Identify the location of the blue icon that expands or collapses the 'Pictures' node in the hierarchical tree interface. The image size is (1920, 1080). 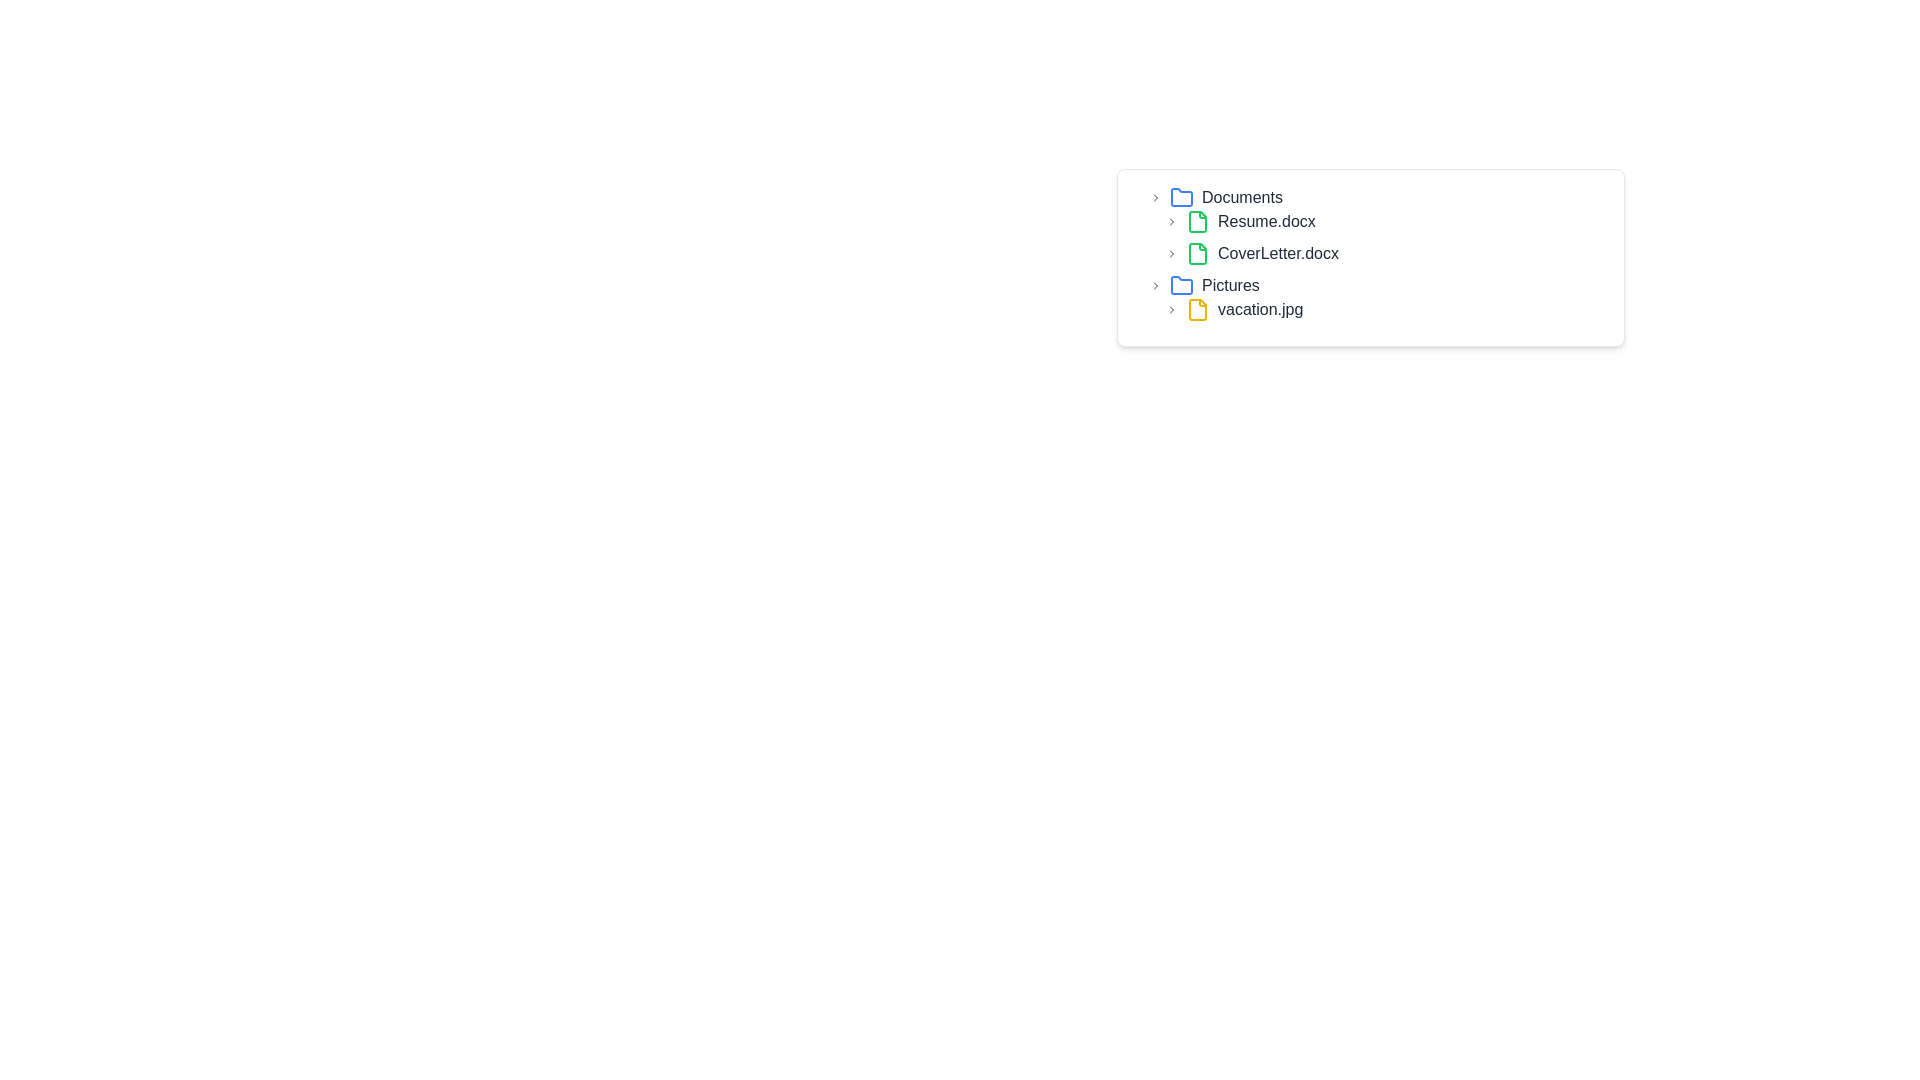
(1156, 285).